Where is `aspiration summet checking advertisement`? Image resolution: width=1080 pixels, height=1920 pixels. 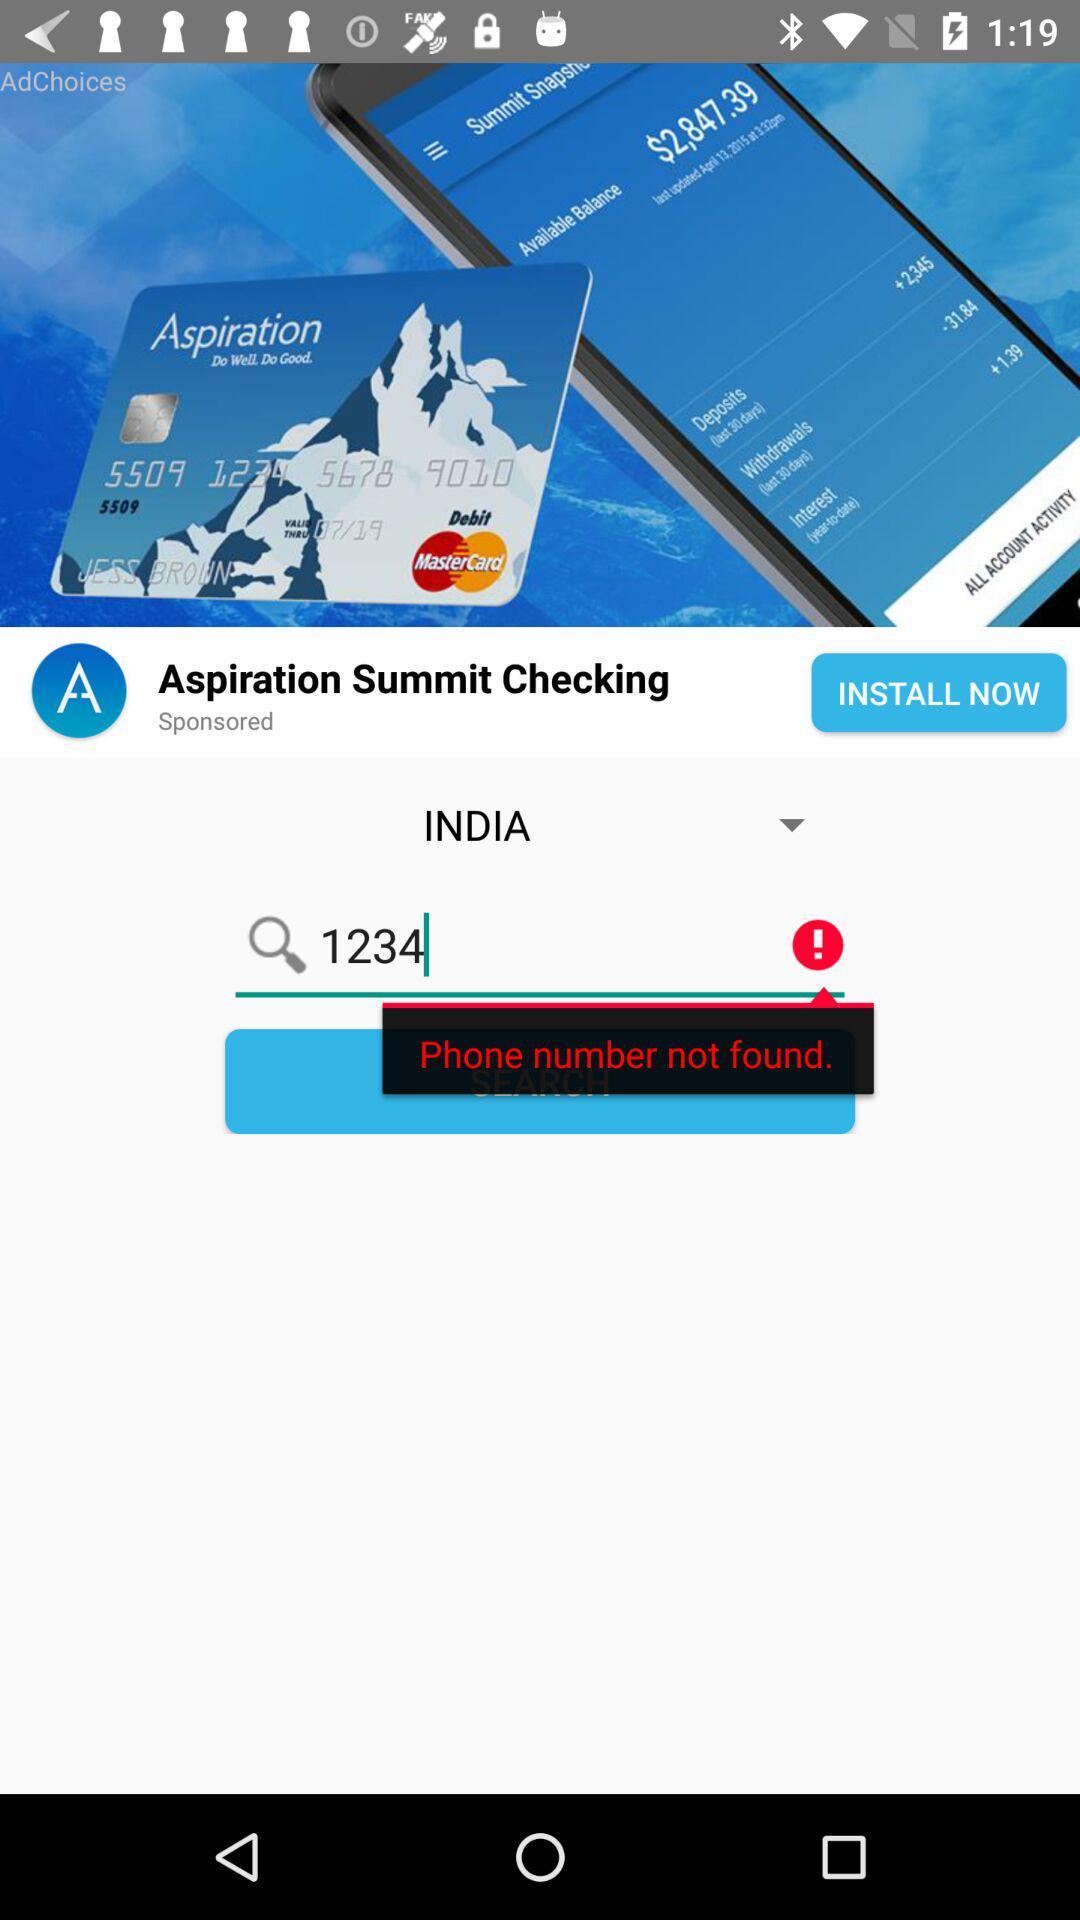
aspiration summet checking advertisement is located at coordinates (540, 345).